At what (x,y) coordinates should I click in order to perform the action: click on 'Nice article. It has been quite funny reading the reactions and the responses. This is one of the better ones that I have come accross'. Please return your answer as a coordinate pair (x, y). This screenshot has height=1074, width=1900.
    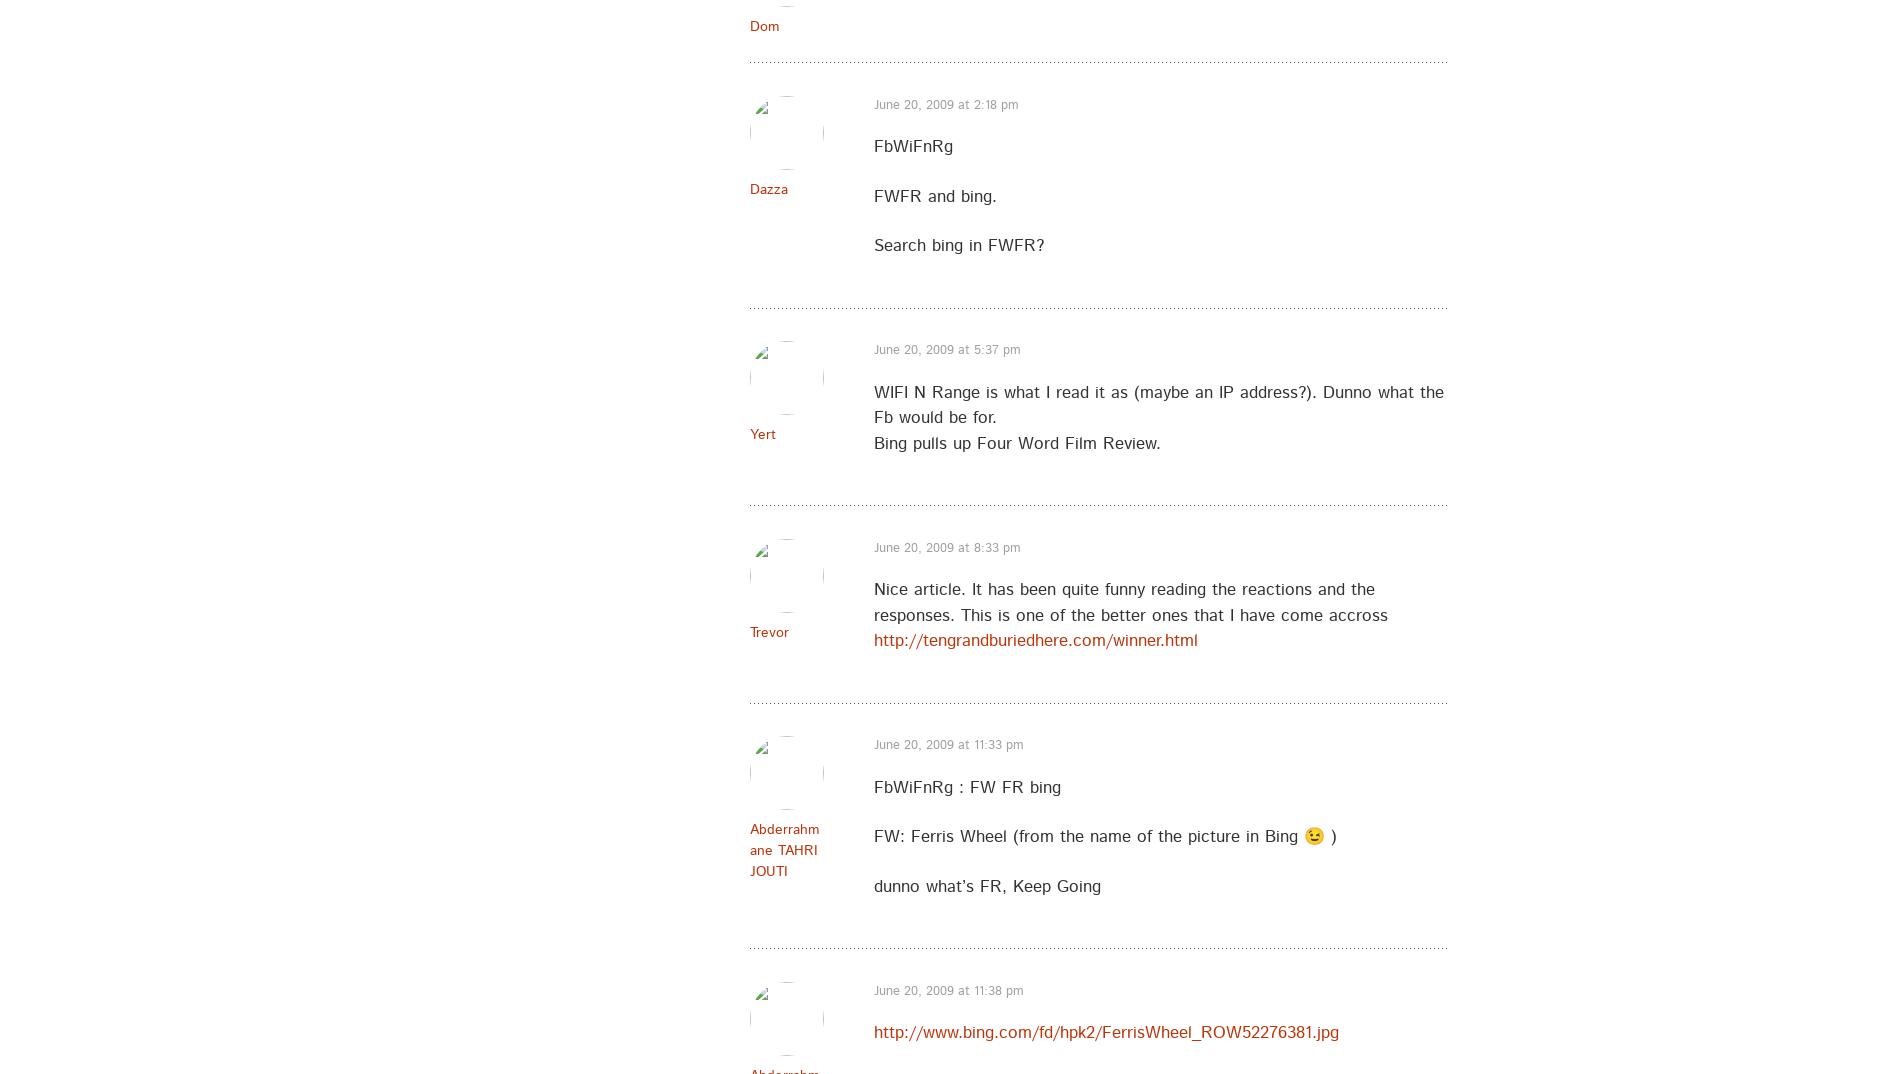
    Looking at the image, I should click on (1131, 602).